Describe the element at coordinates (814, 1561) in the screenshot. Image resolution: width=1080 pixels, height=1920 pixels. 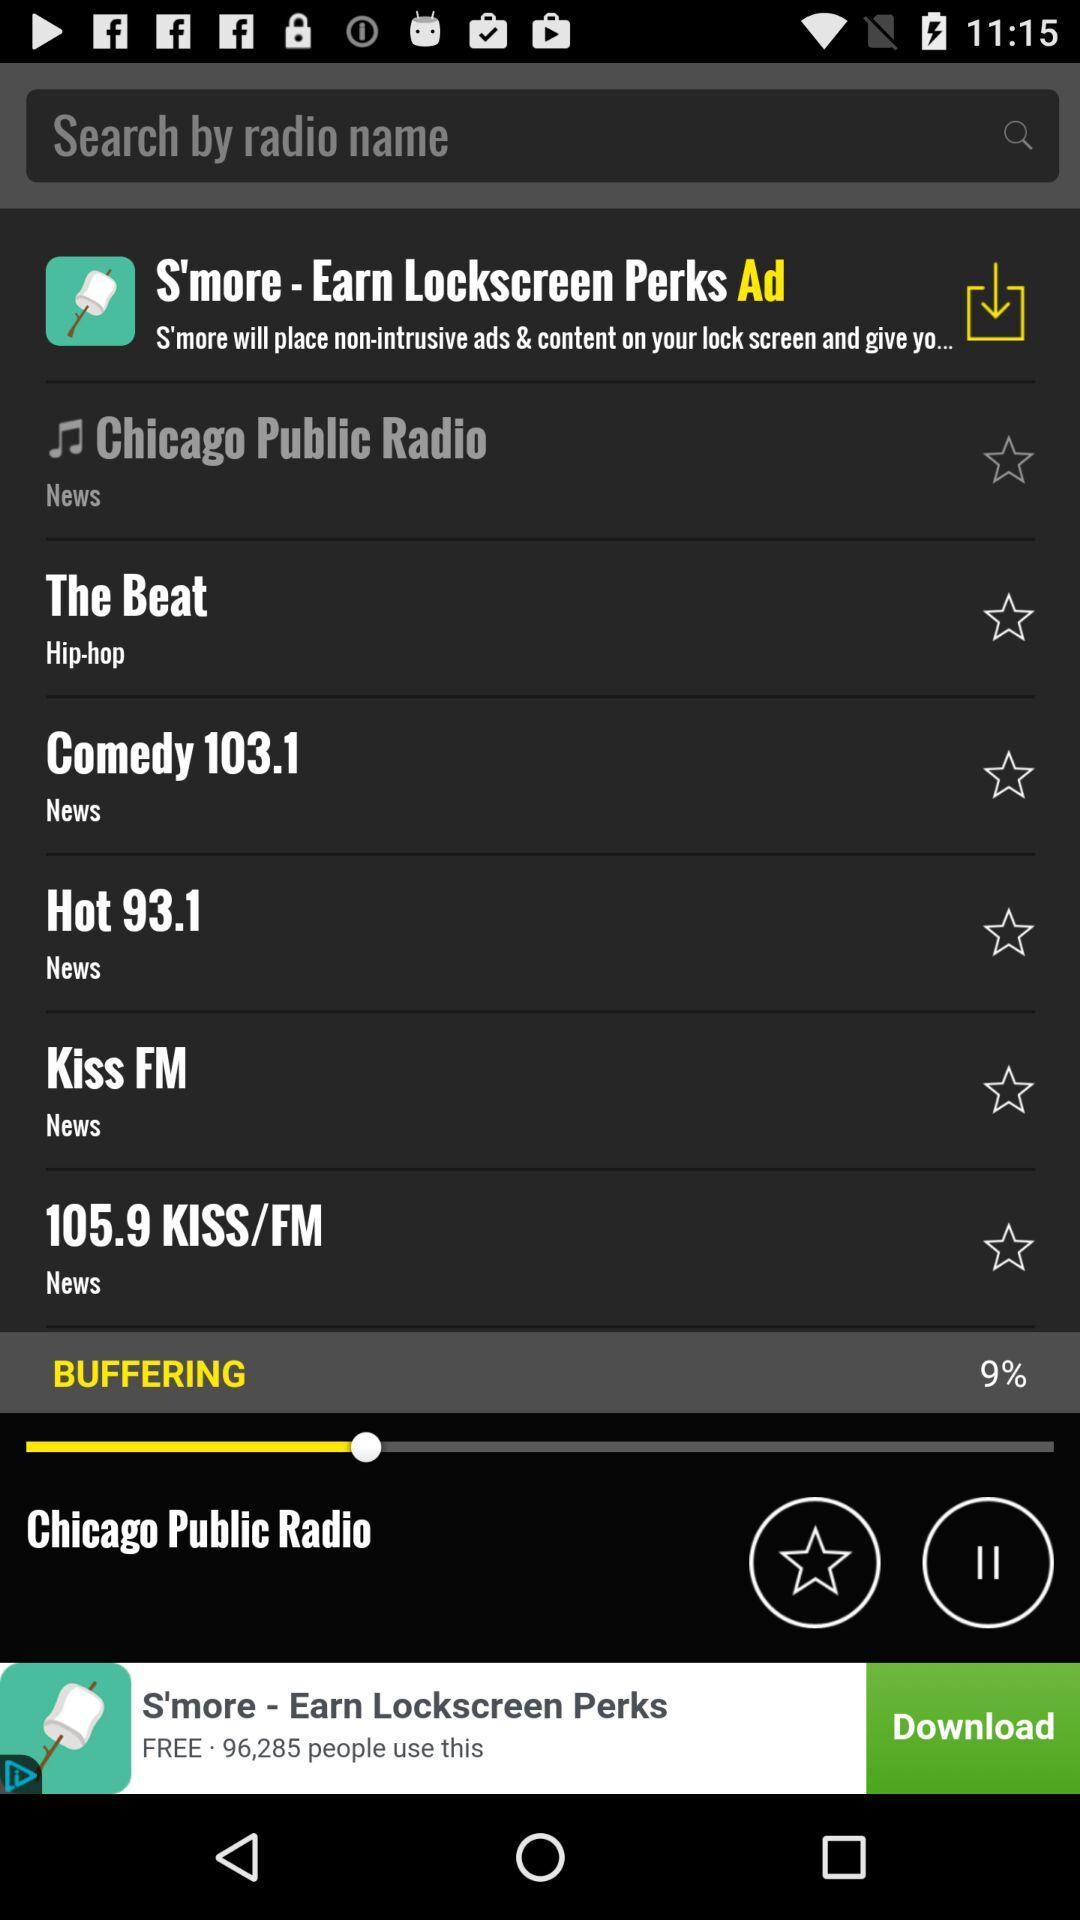
I see `report your star ratings` at that location.